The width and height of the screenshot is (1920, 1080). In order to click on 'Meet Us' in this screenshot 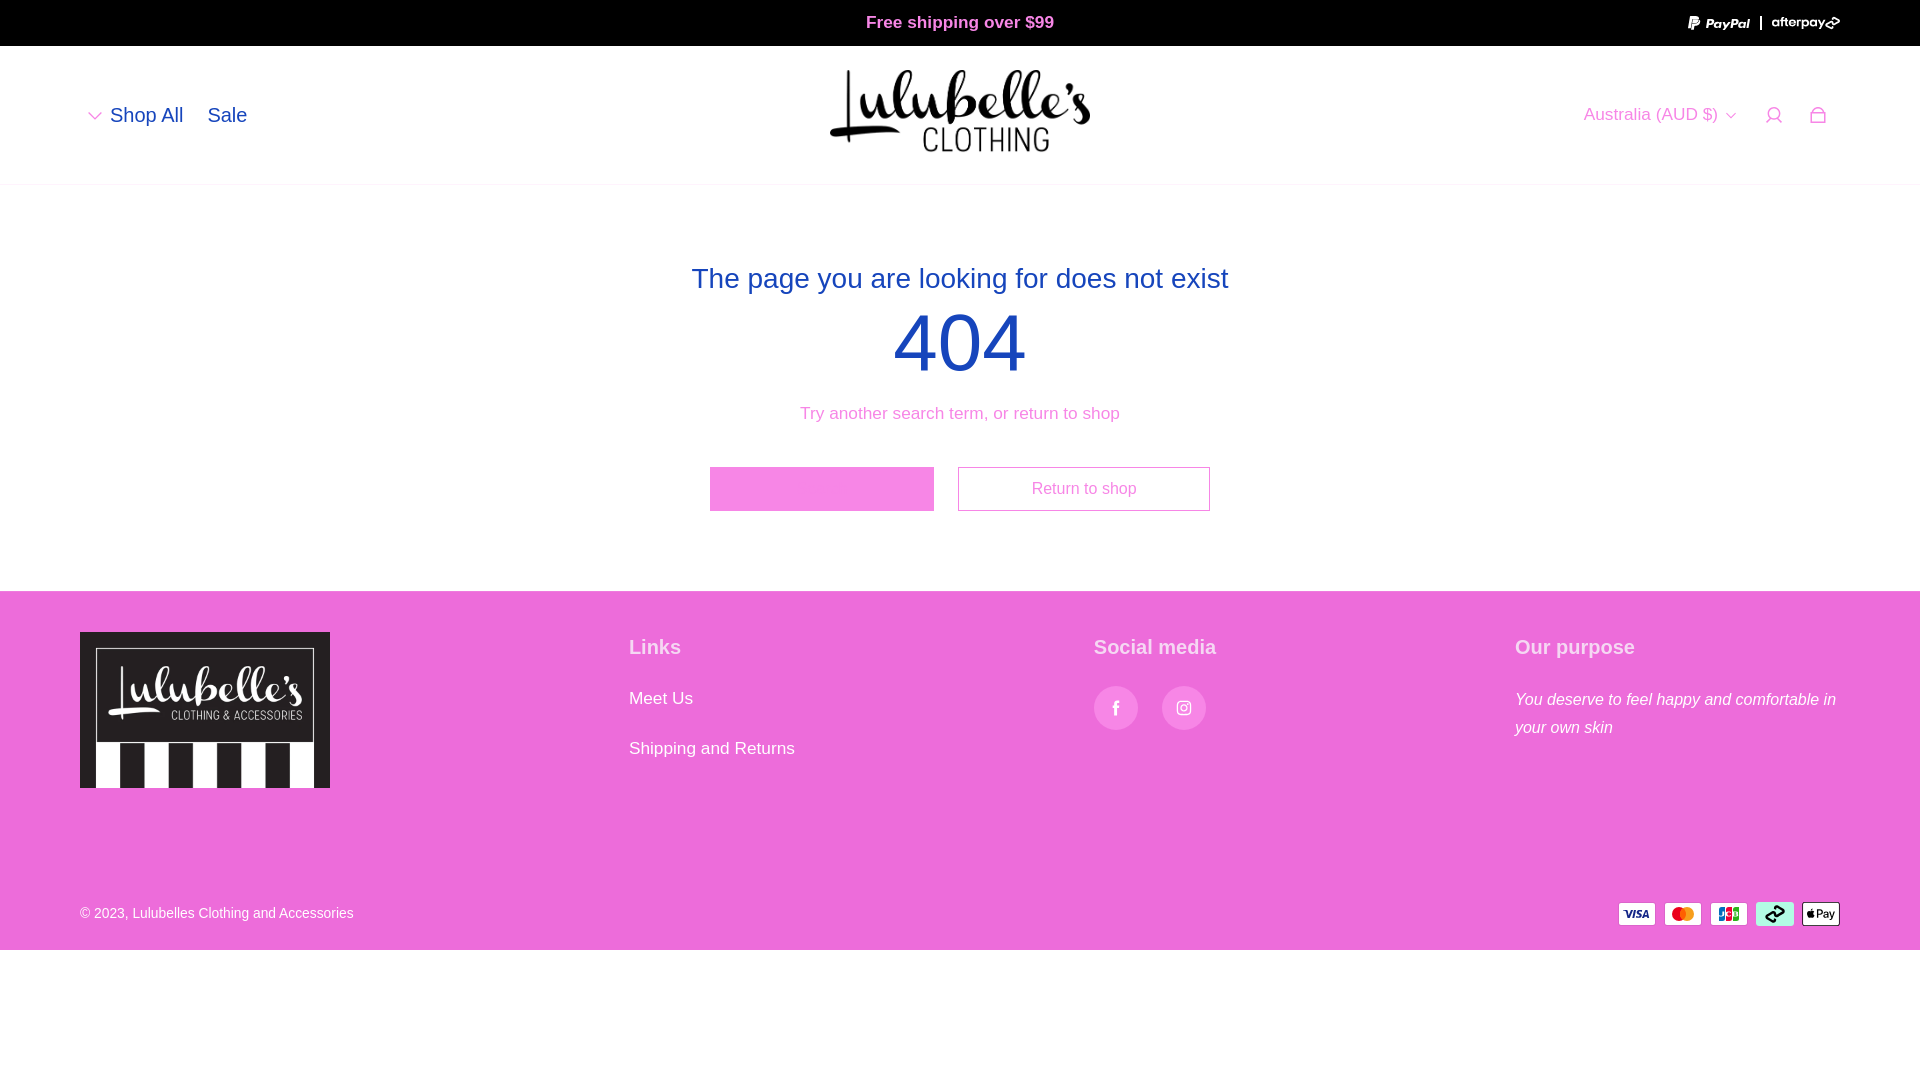, I will do `click(661, 697)`.